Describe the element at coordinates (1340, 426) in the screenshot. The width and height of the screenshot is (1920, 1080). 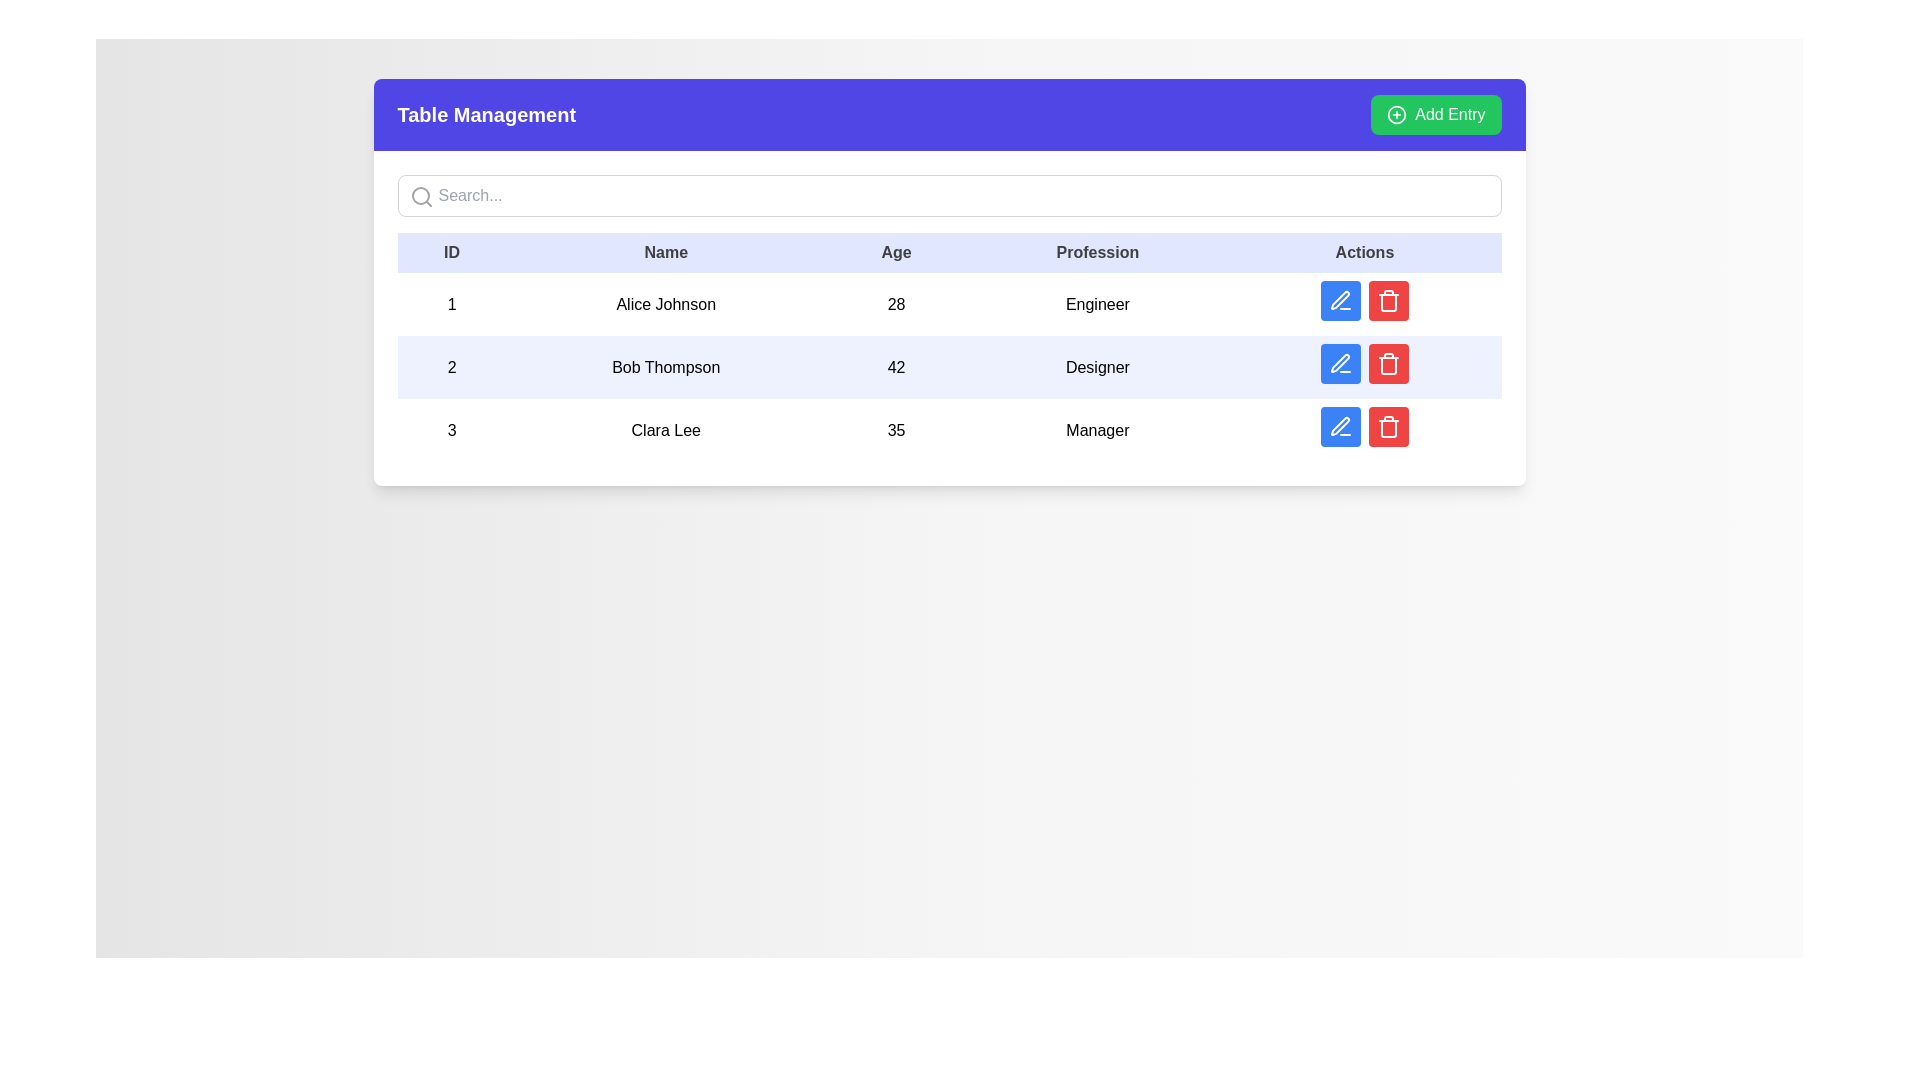
I see `the edit button located in the 'Actions' column of the last row in the data table` at that location.